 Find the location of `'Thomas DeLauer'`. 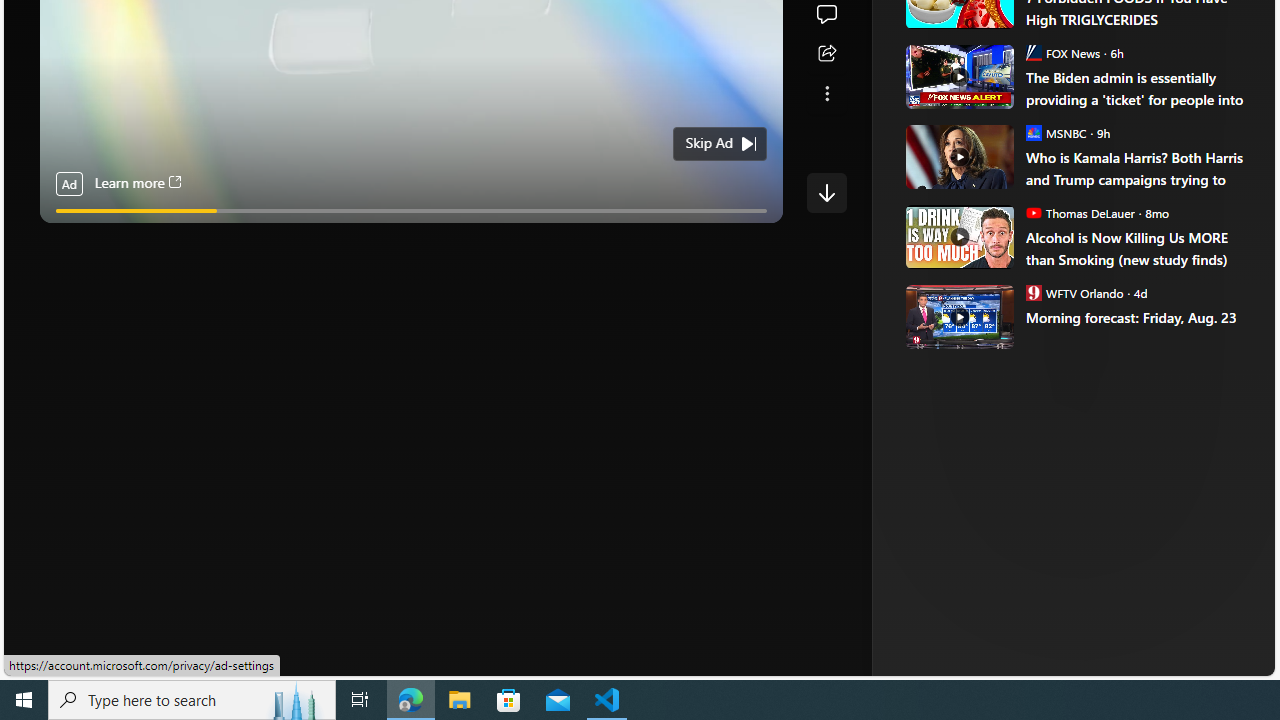

'Thomas DeLauer' is located at coordinates (1033, 212).